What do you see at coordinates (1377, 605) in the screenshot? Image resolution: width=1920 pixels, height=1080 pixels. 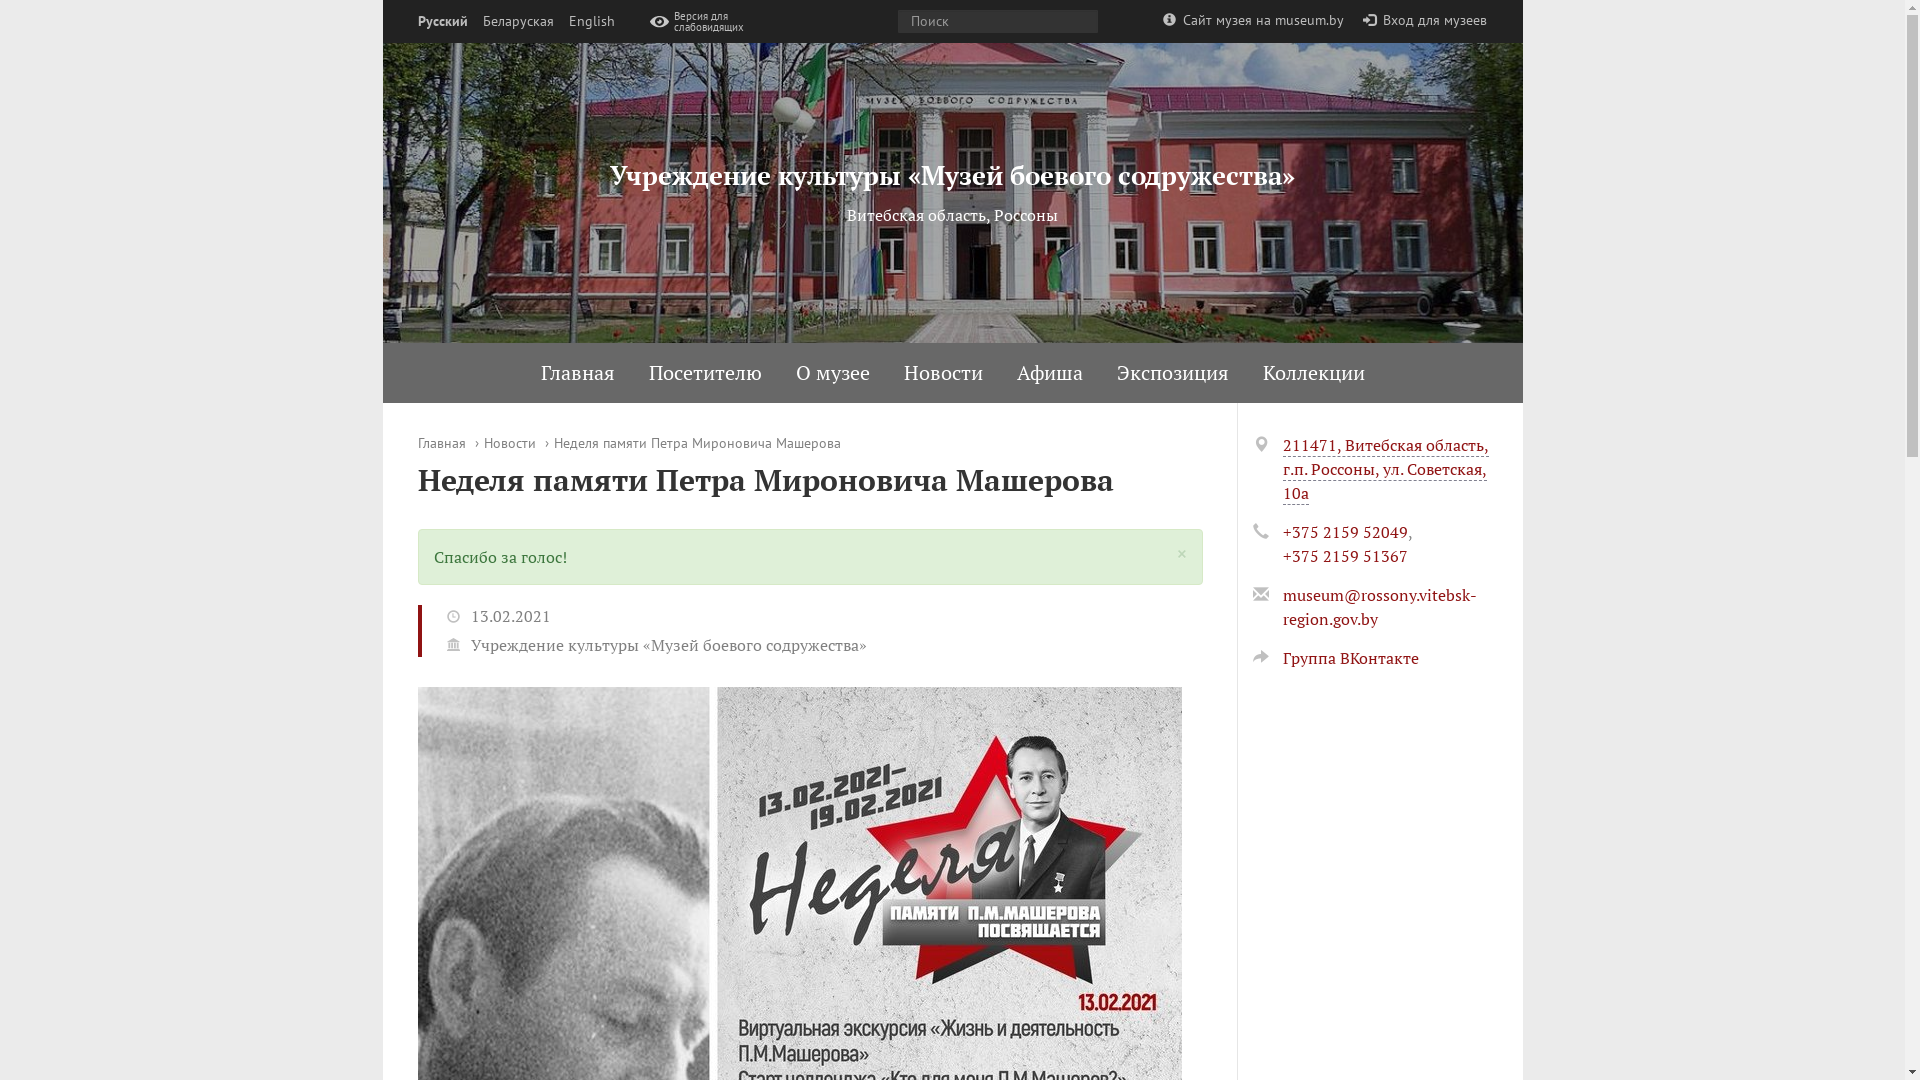 I see `'museum@rossony.vitebsk-region.gov.by'` at bounding box center [1377, 605].